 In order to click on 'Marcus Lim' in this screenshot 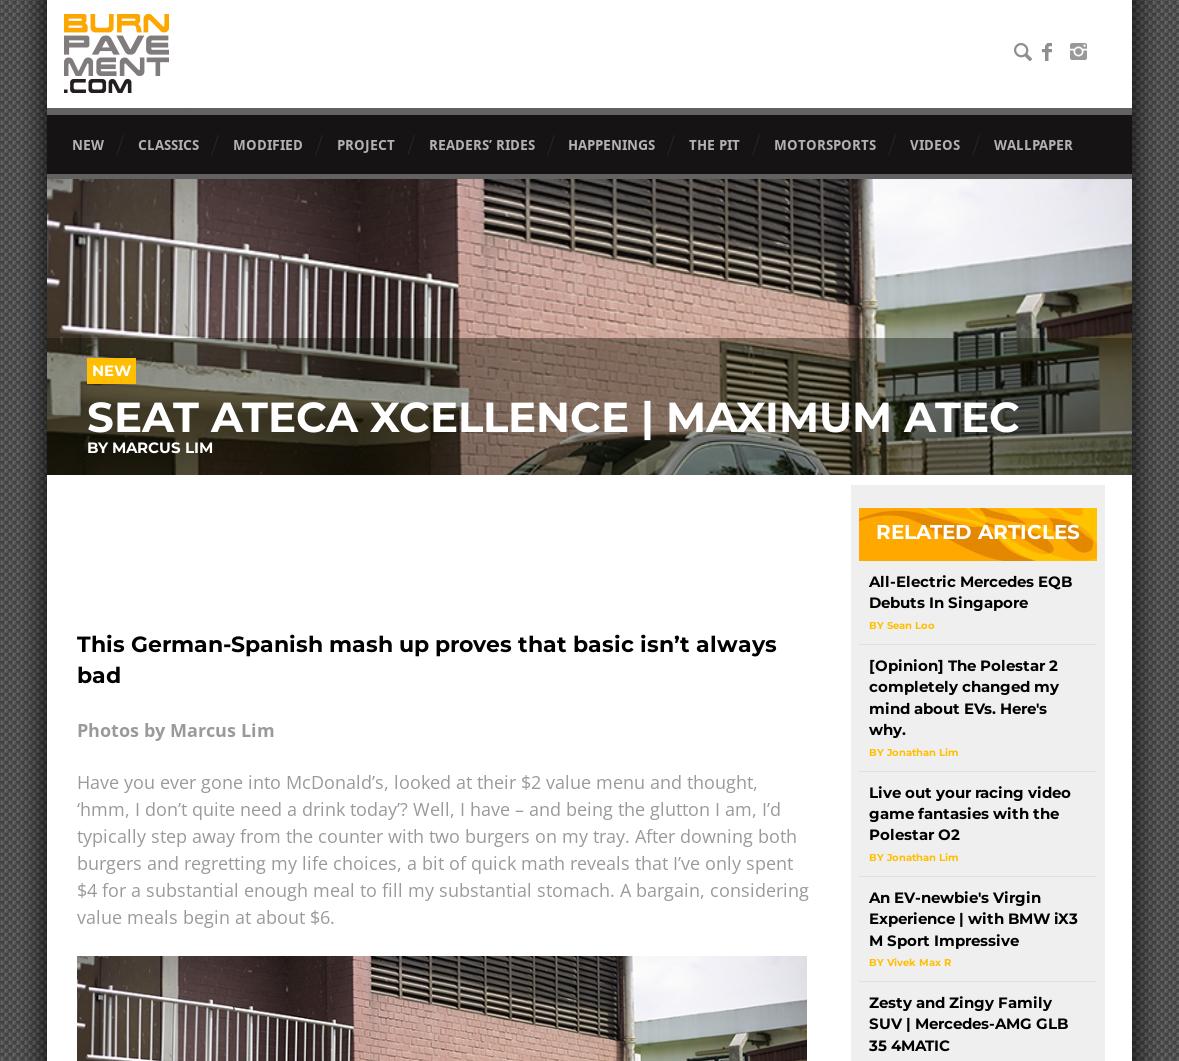, I will do `click(161, 447)`.